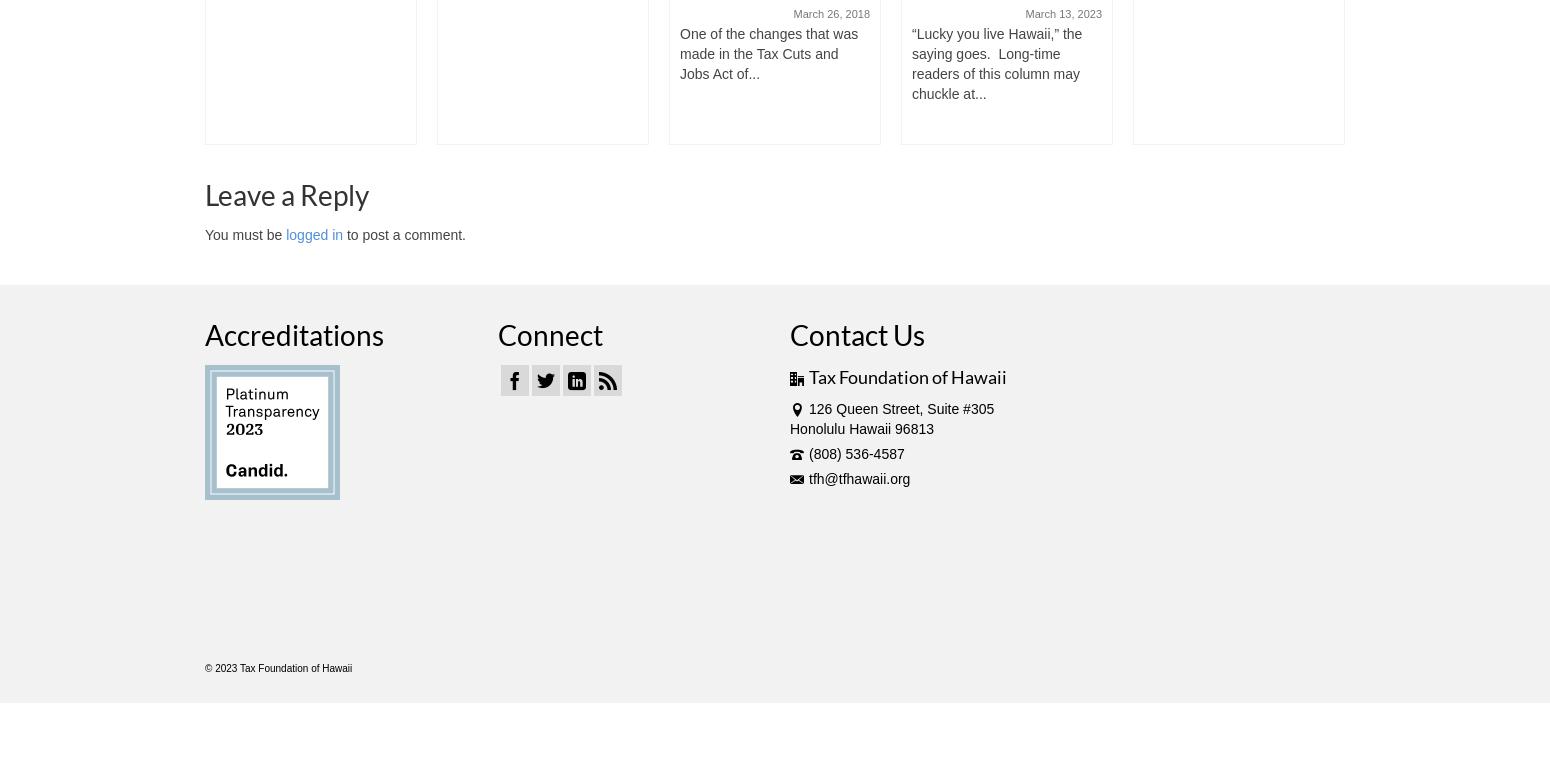 This screenshot has height=758, width=1550. I want to click on 'March 26, 2018', so click(791, 13).